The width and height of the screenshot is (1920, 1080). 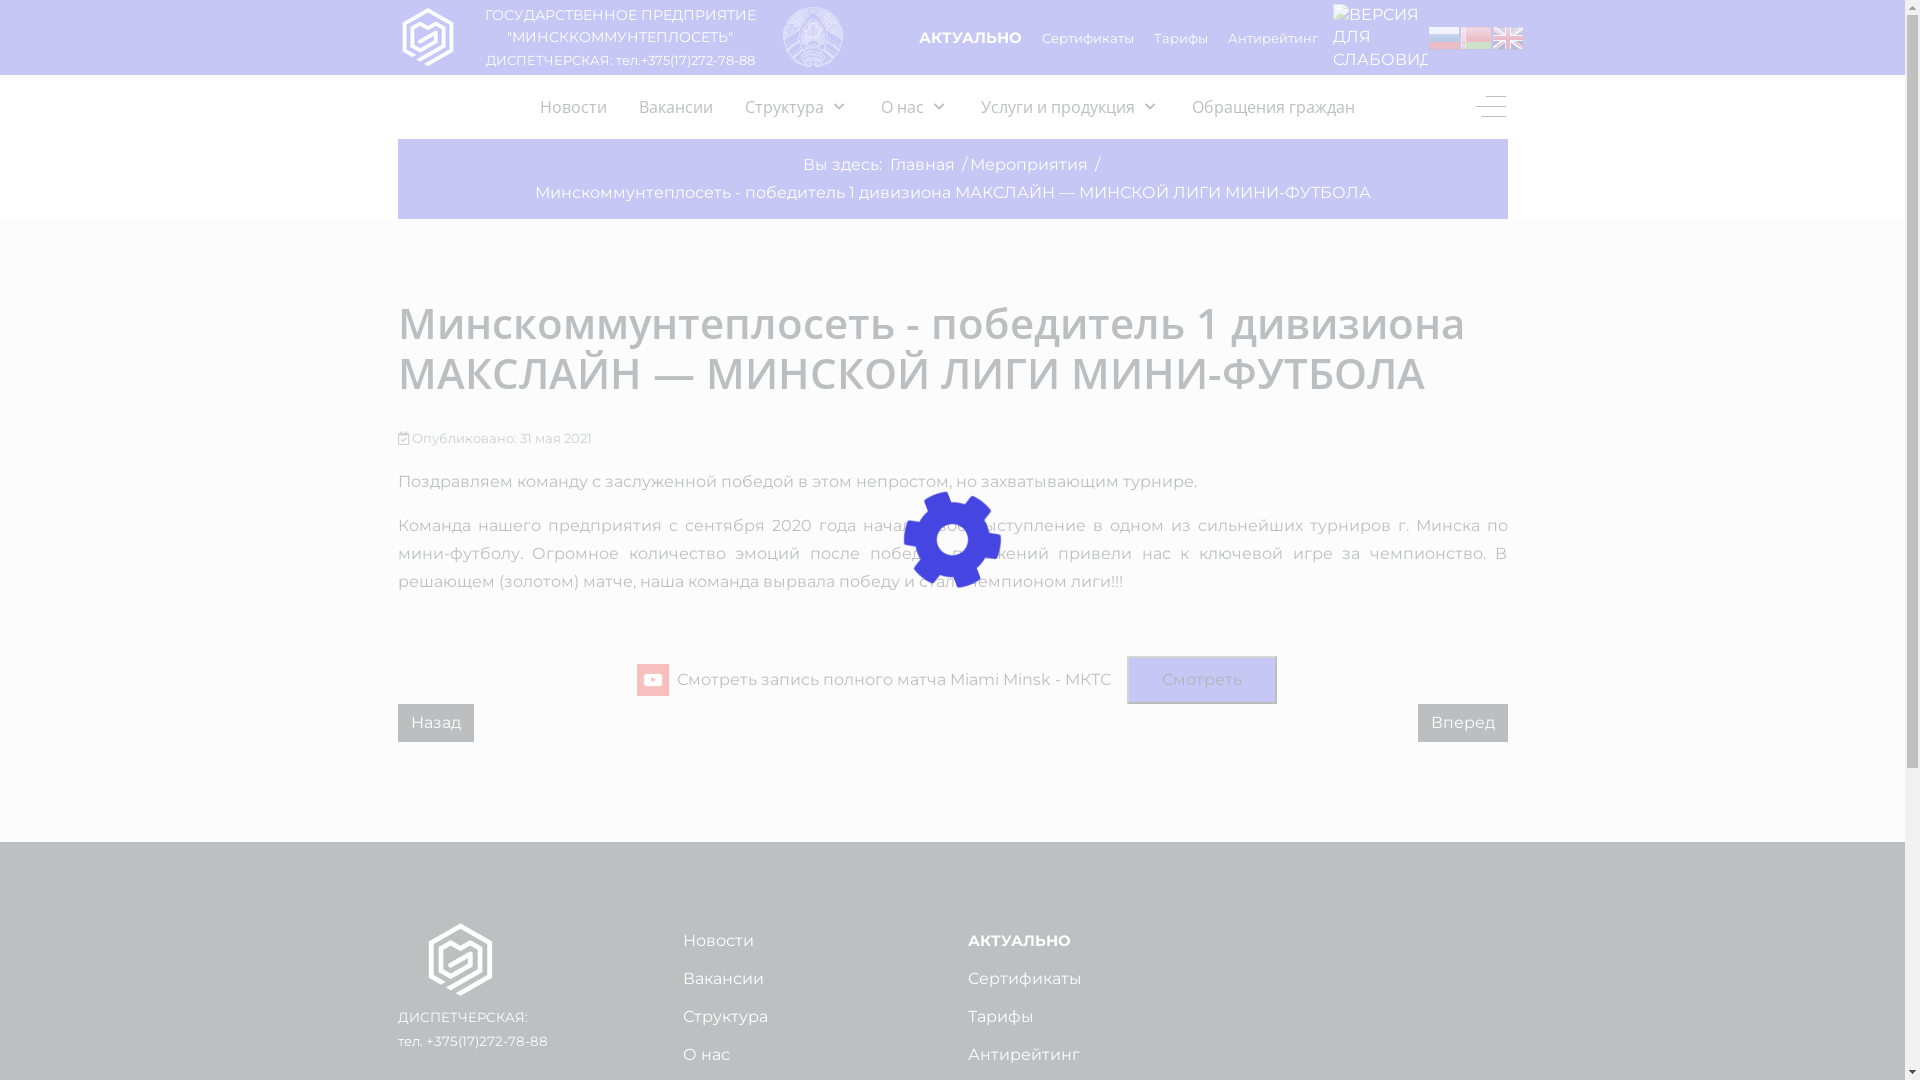 I want to click on 'English', so click(x=1507, y=36).